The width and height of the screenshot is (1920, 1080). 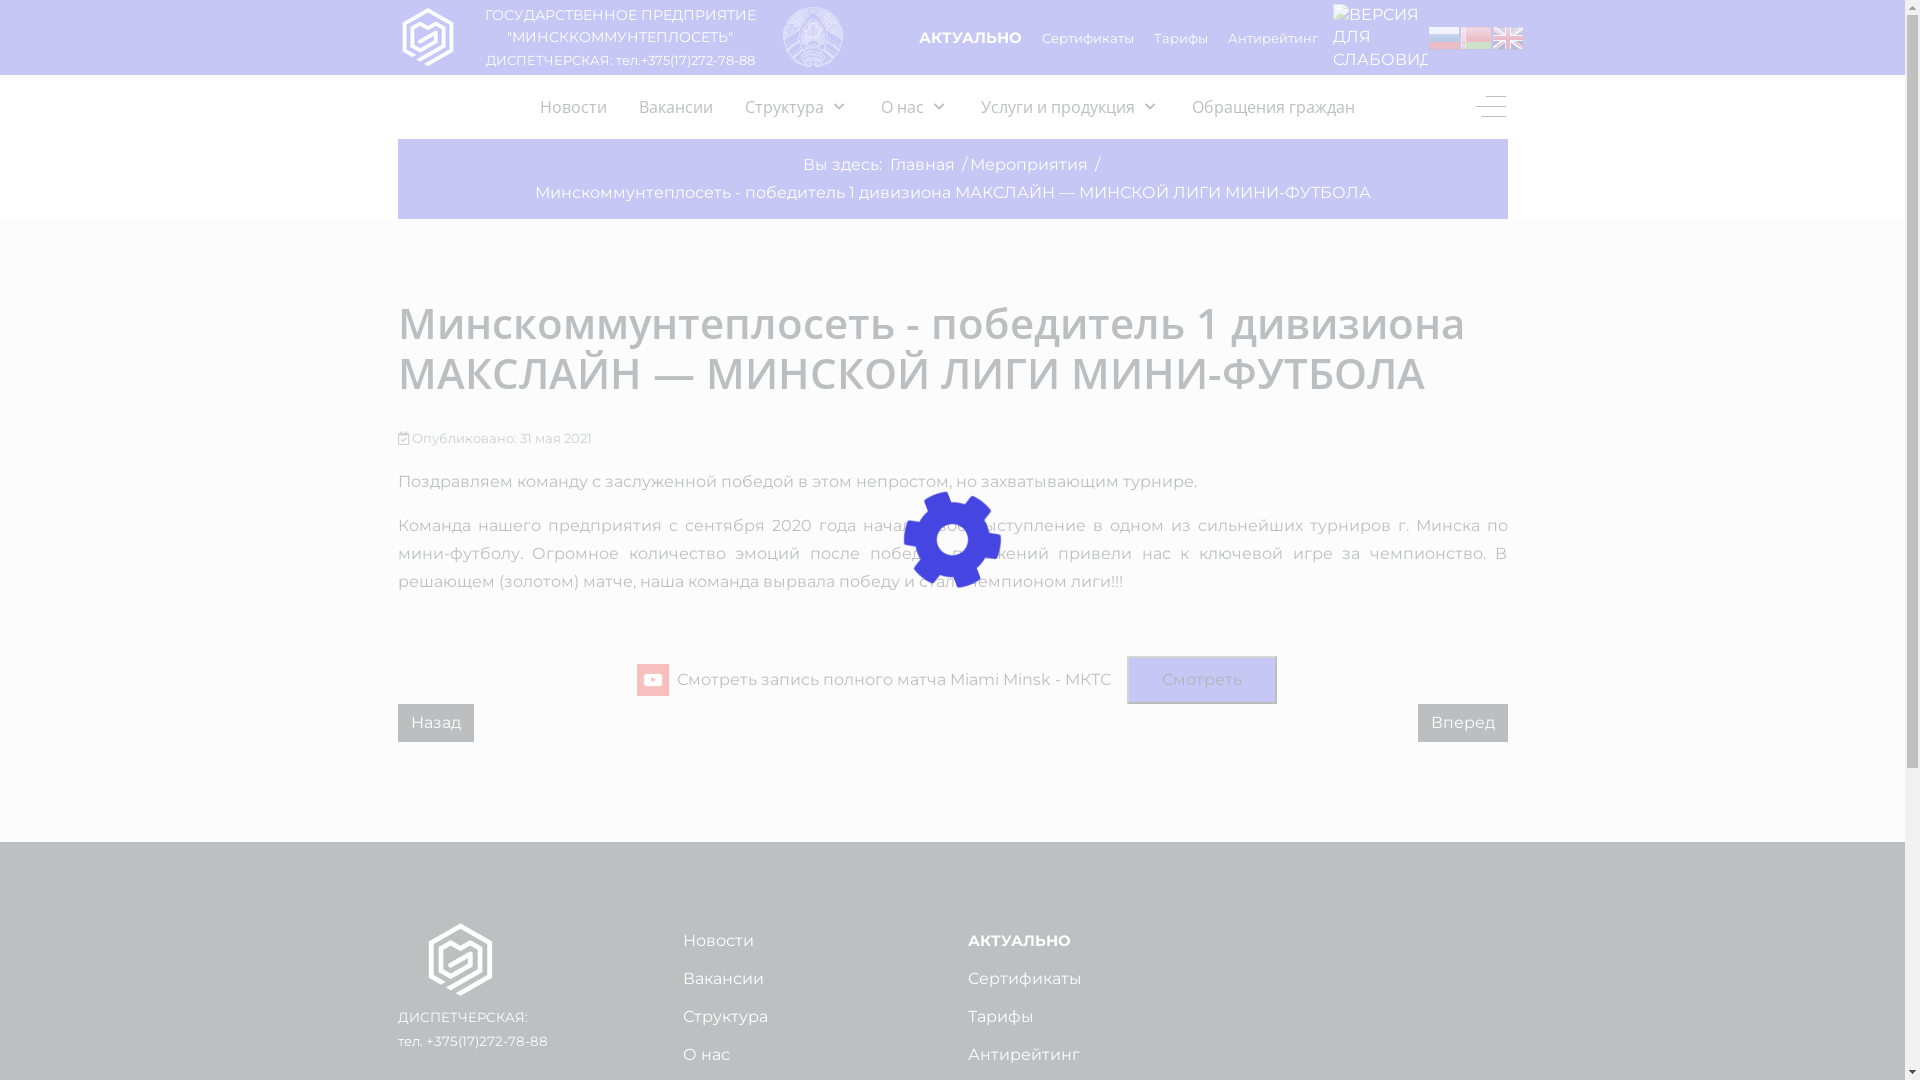 I want to click on 'English', so click(x=1507, y=36).